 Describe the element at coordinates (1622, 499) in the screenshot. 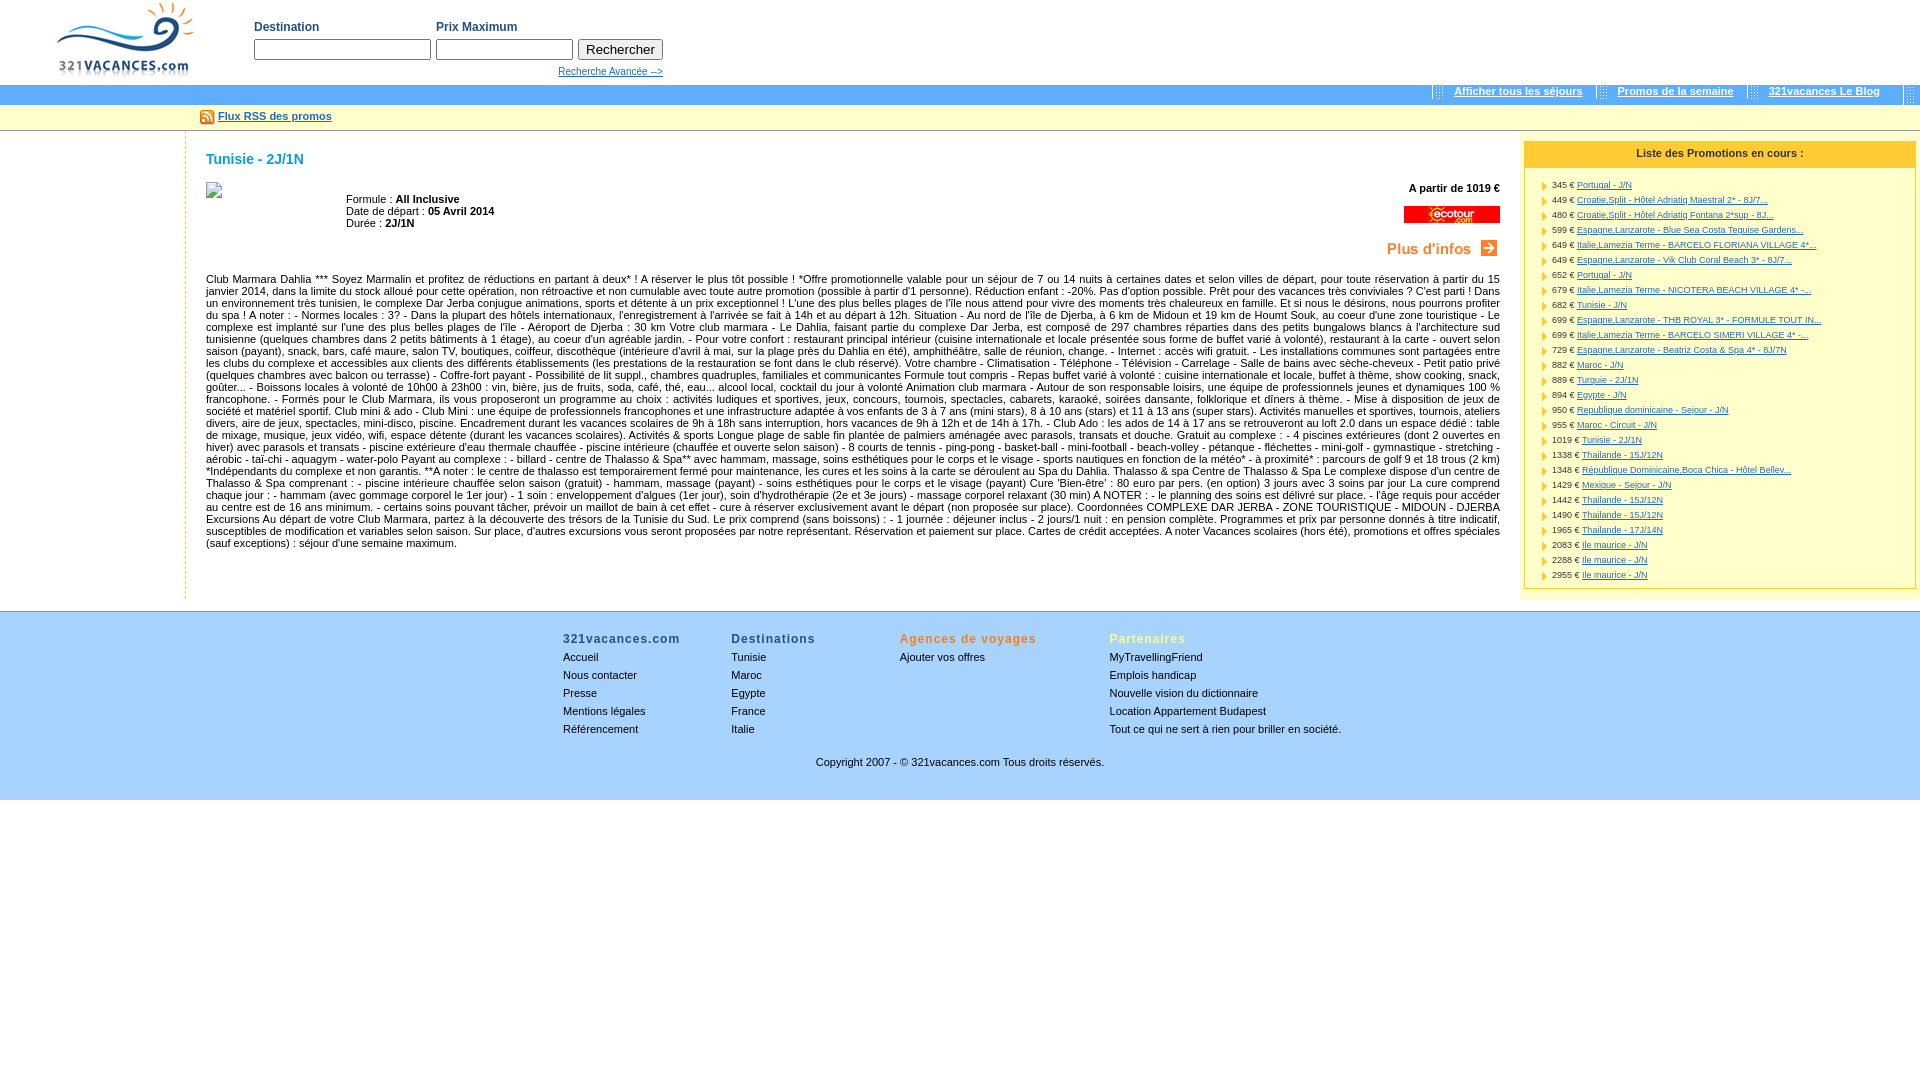

I see `'Thailande - 15J/12N'` at that location.